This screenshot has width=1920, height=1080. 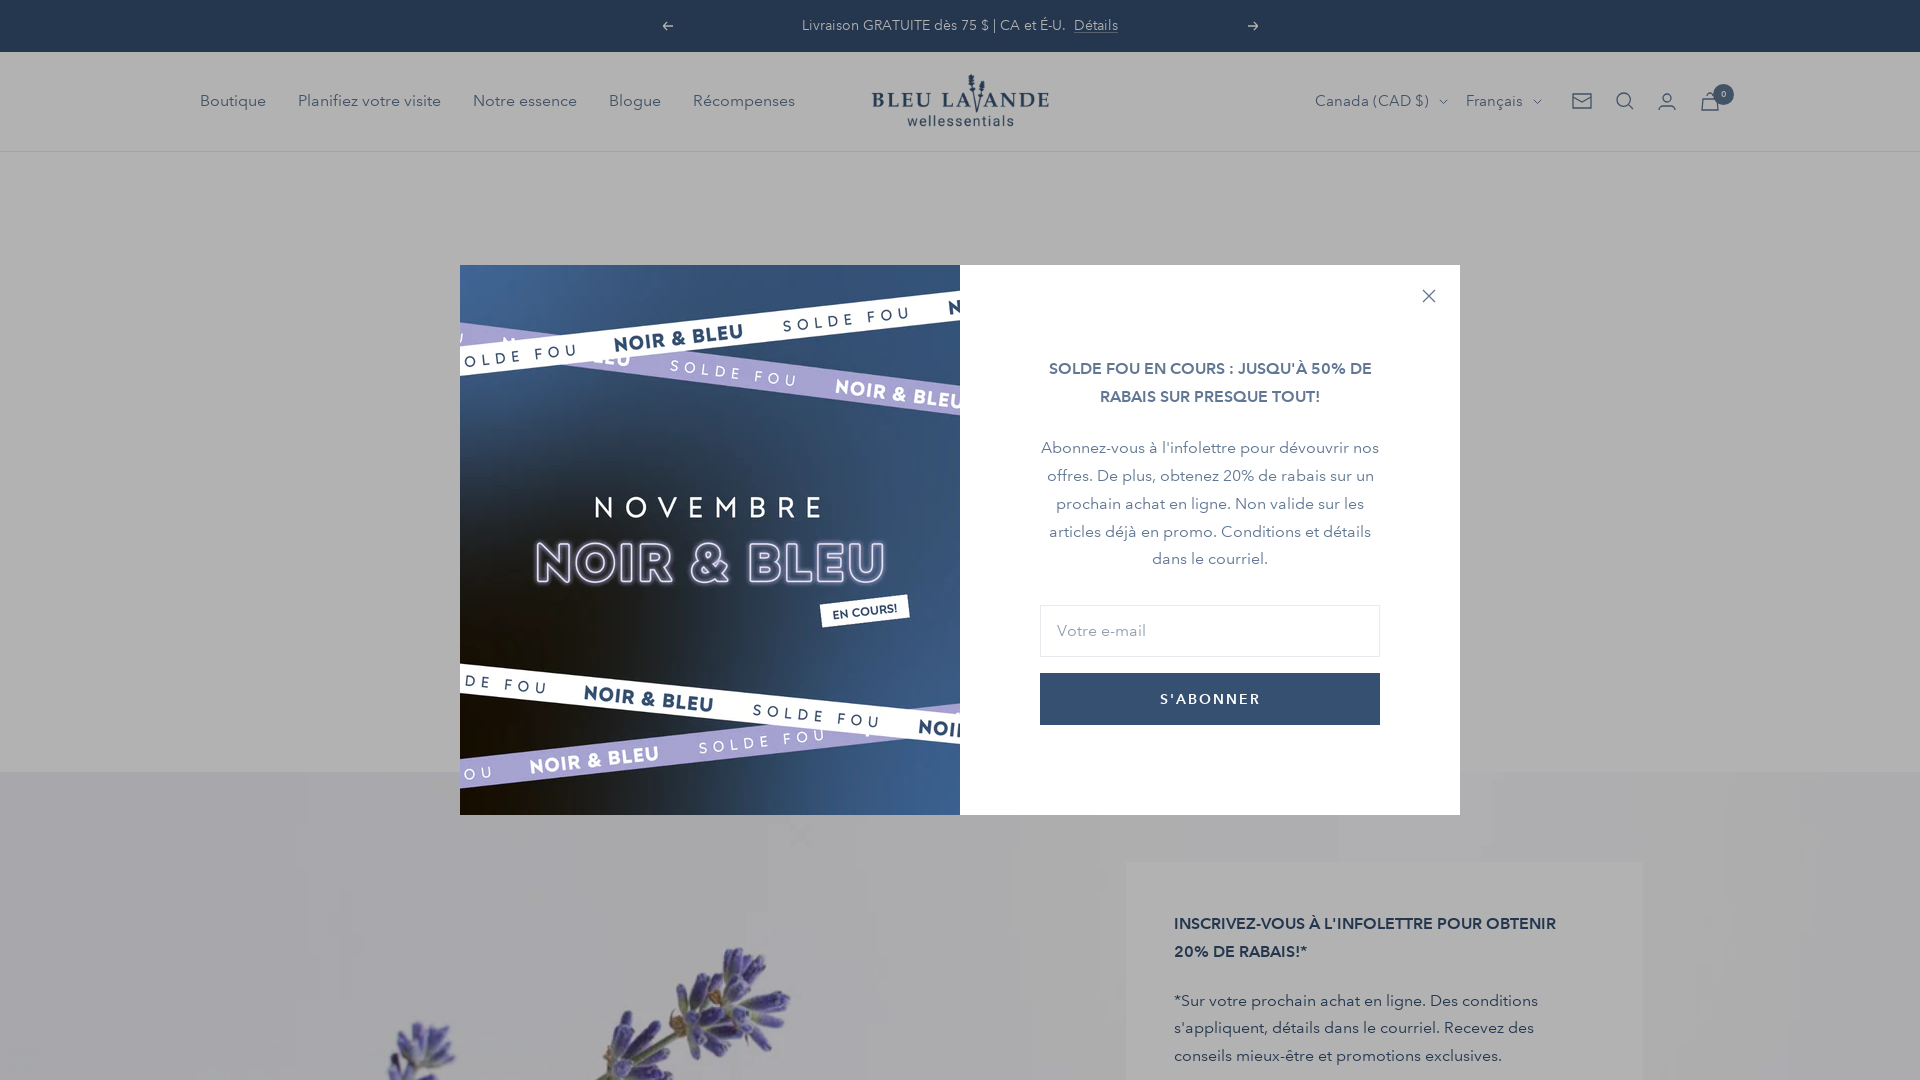 I want to click on 'Suivant', so click(x=1252, y=26).